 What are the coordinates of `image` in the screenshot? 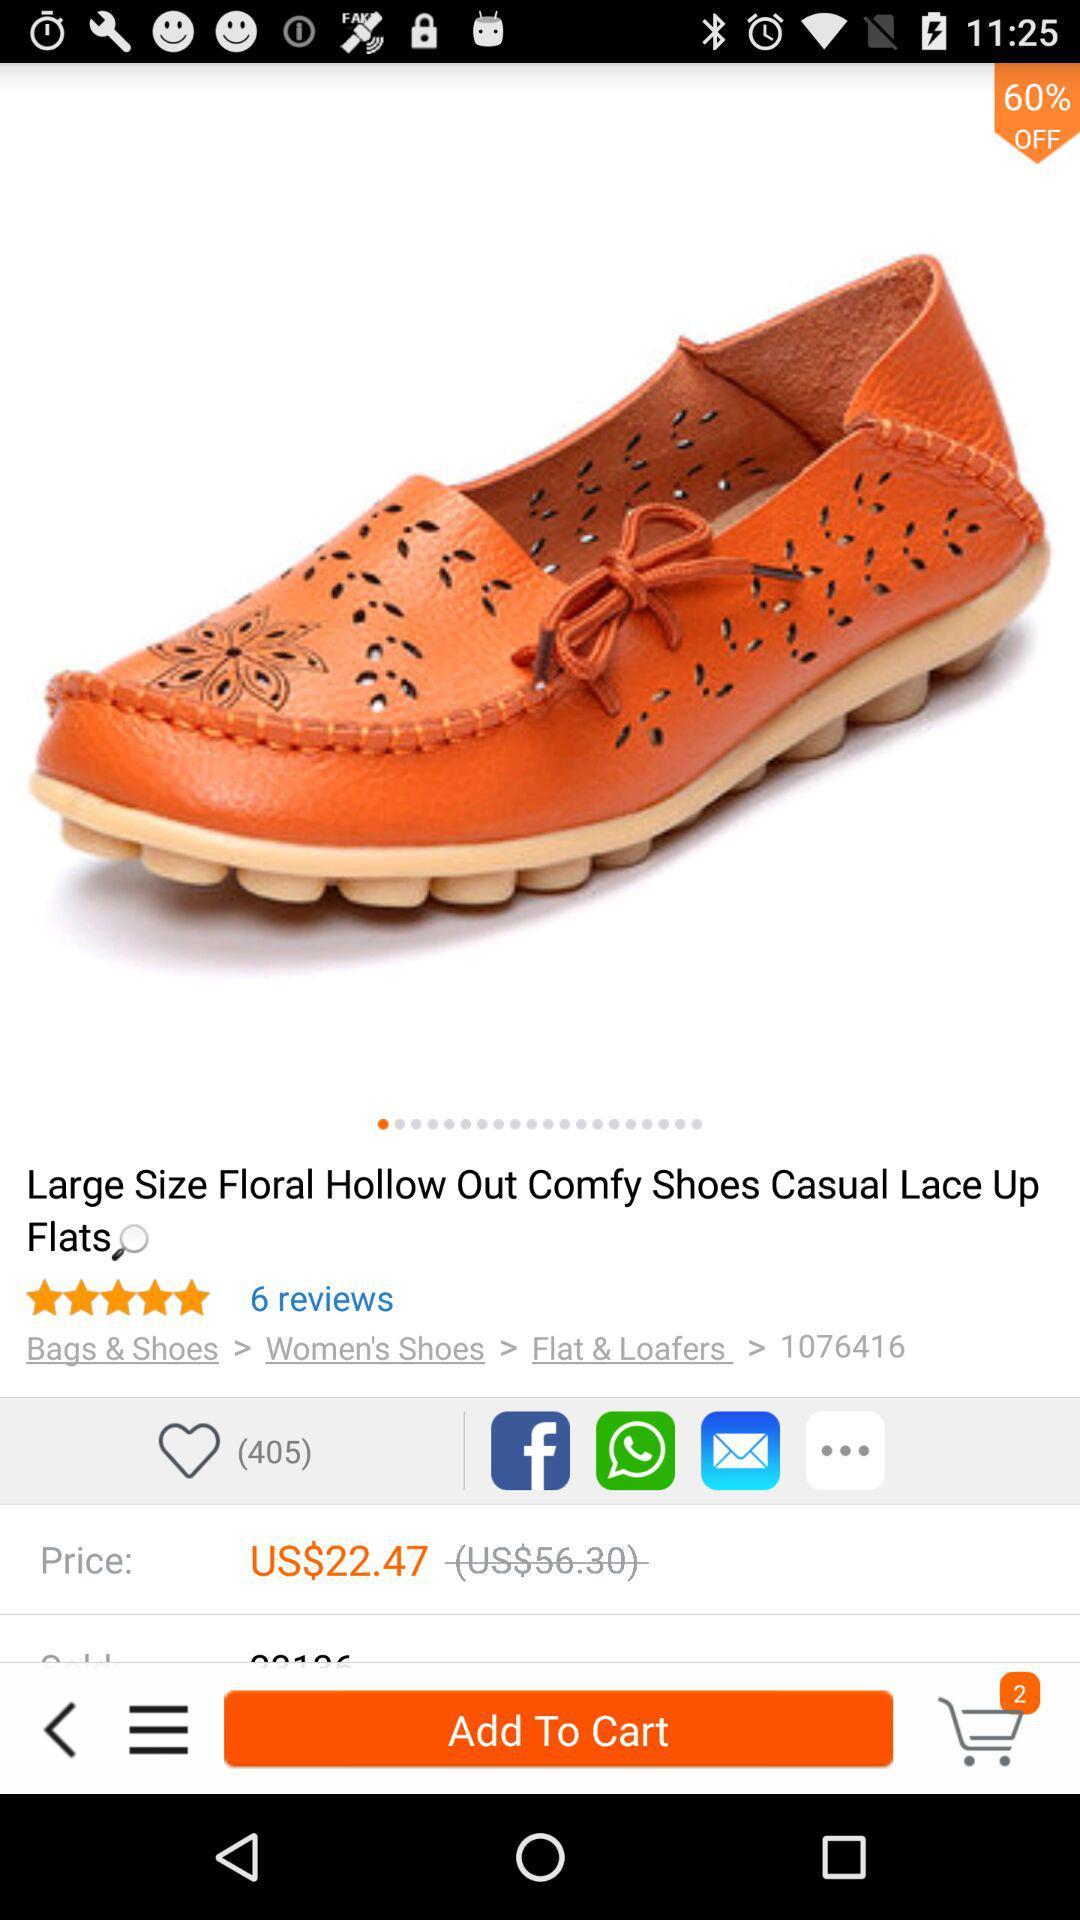 It's located at (415, 1124).